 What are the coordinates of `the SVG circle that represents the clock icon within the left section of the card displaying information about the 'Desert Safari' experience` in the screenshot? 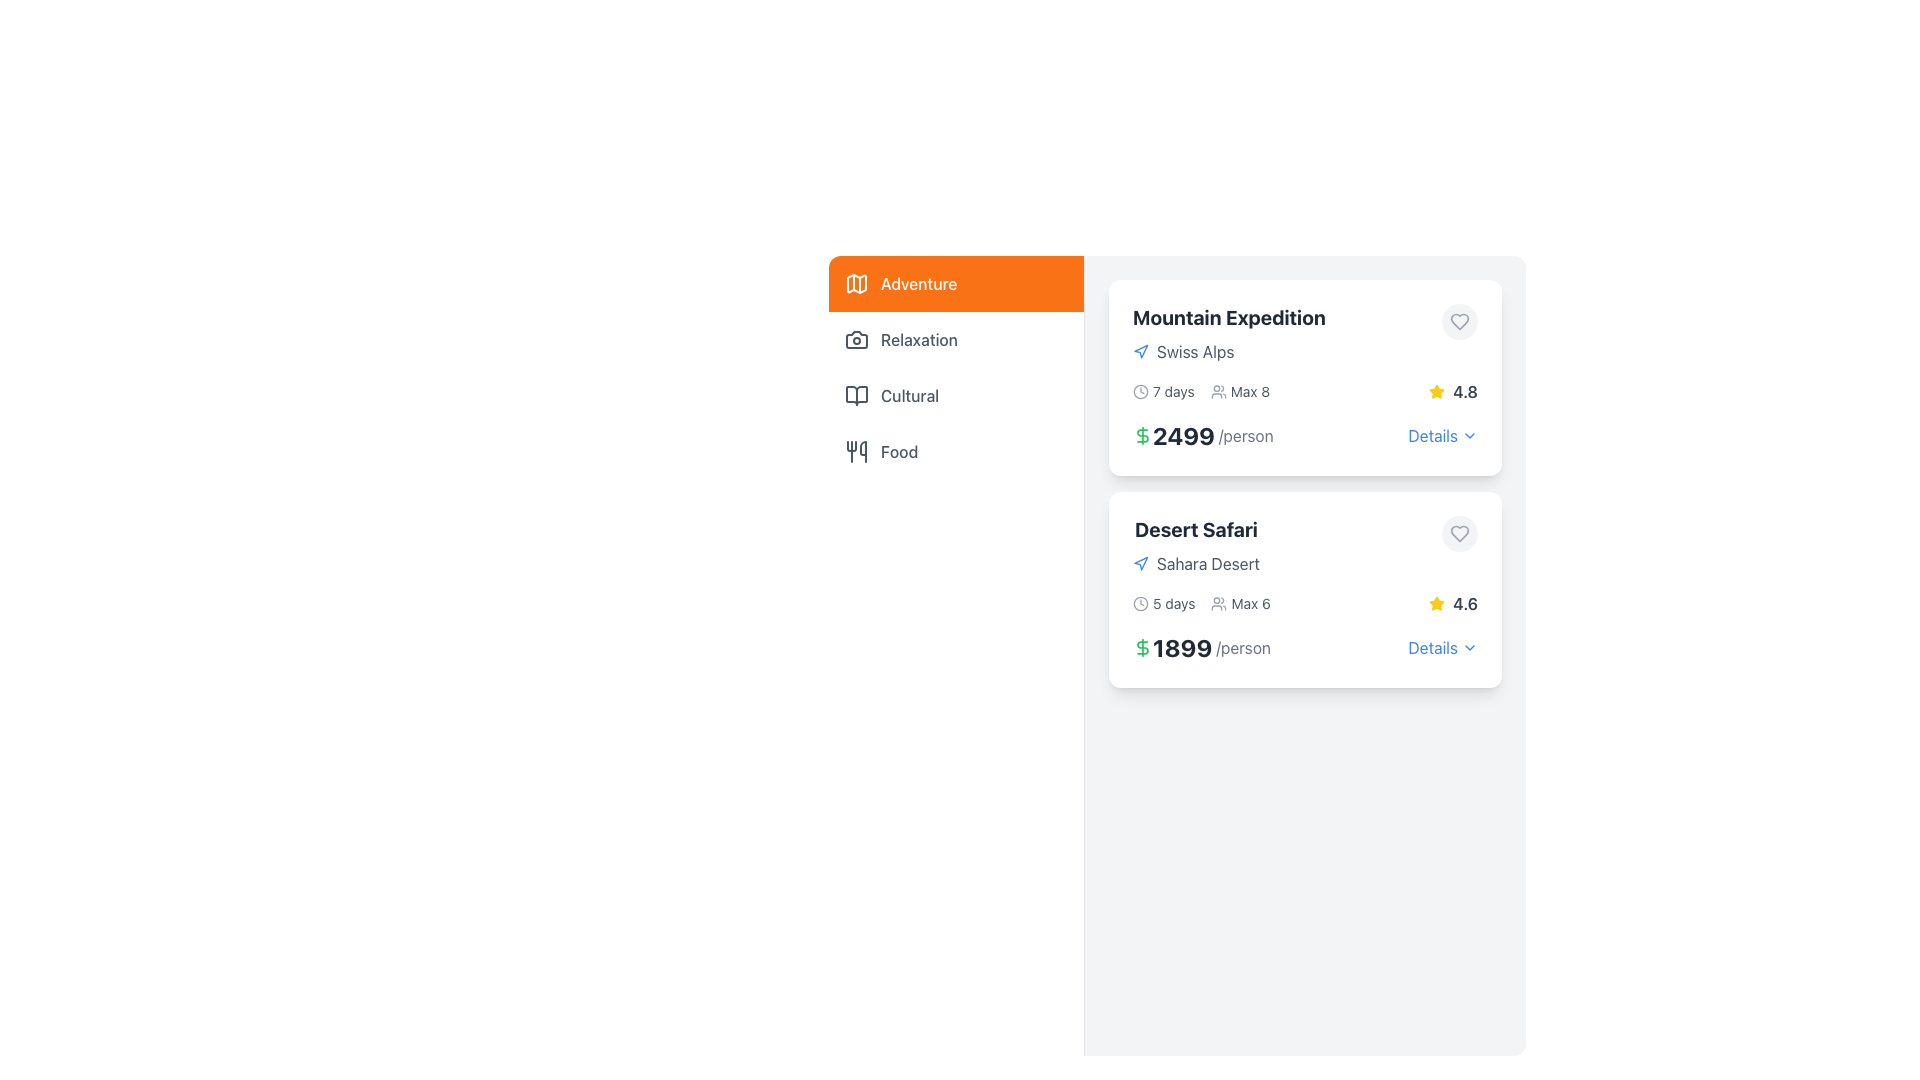 It's located at (1141, 603).